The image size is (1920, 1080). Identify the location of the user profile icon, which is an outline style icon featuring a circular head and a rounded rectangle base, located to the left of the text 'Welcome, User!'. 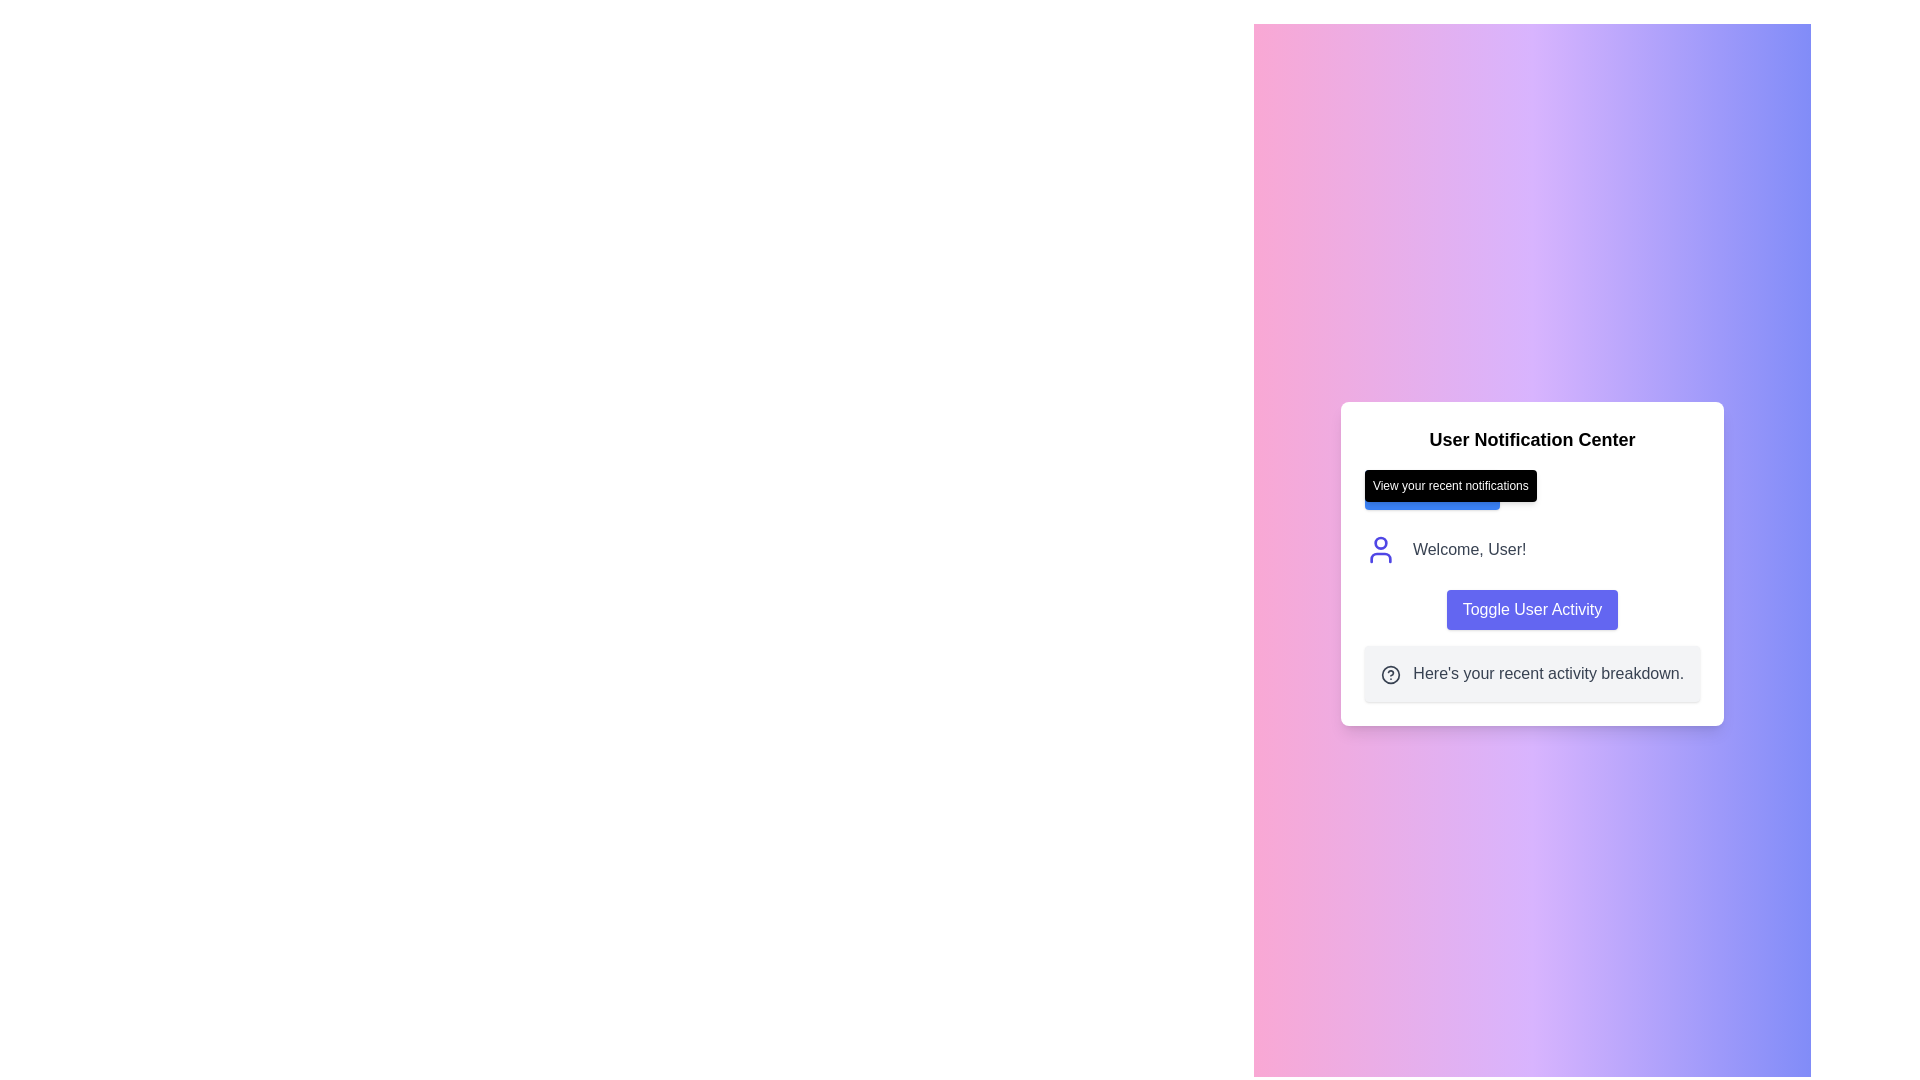
(1379, 550).